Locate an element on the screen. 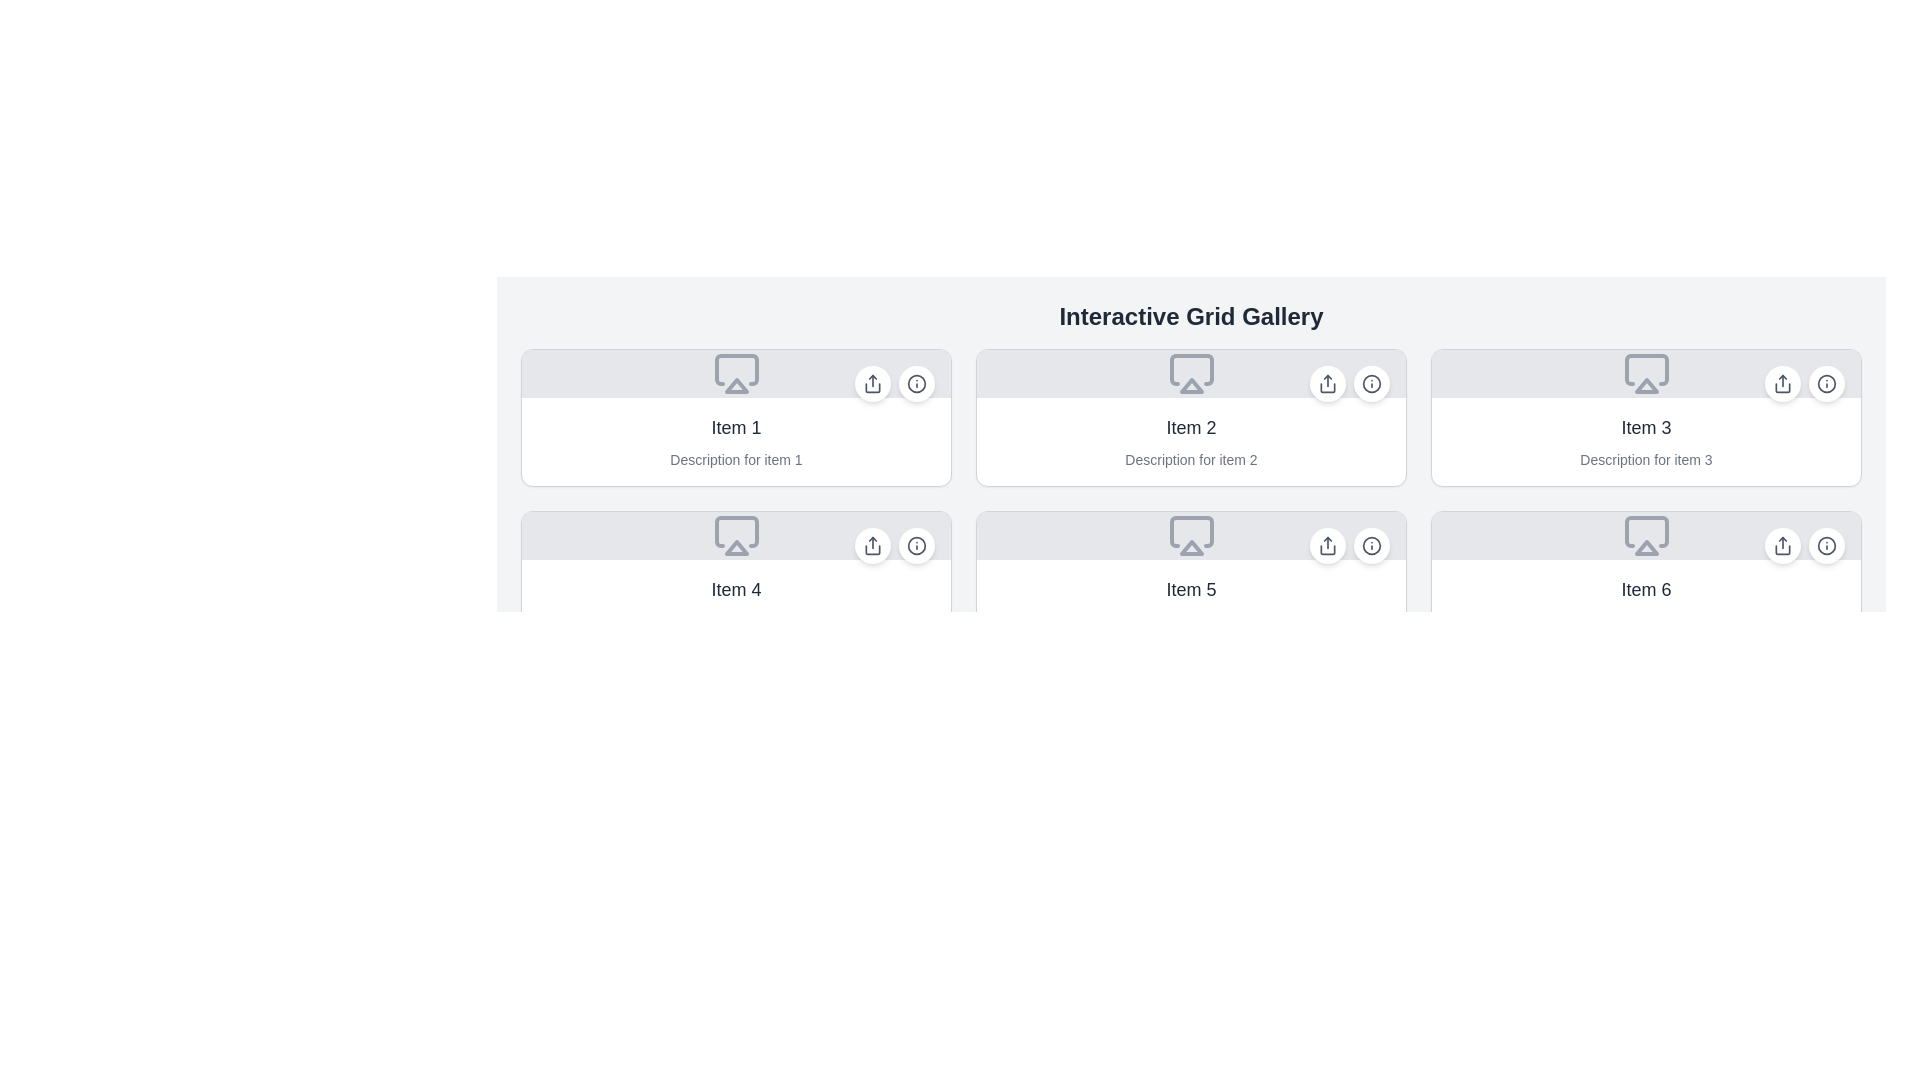 This screenshot has width=1920, height=1080. the circular button with a white background and an 'i' icon in dark gray located in the top-right corner of the grid cell labeled 'Item 4' is located at coordinates (915, 546).